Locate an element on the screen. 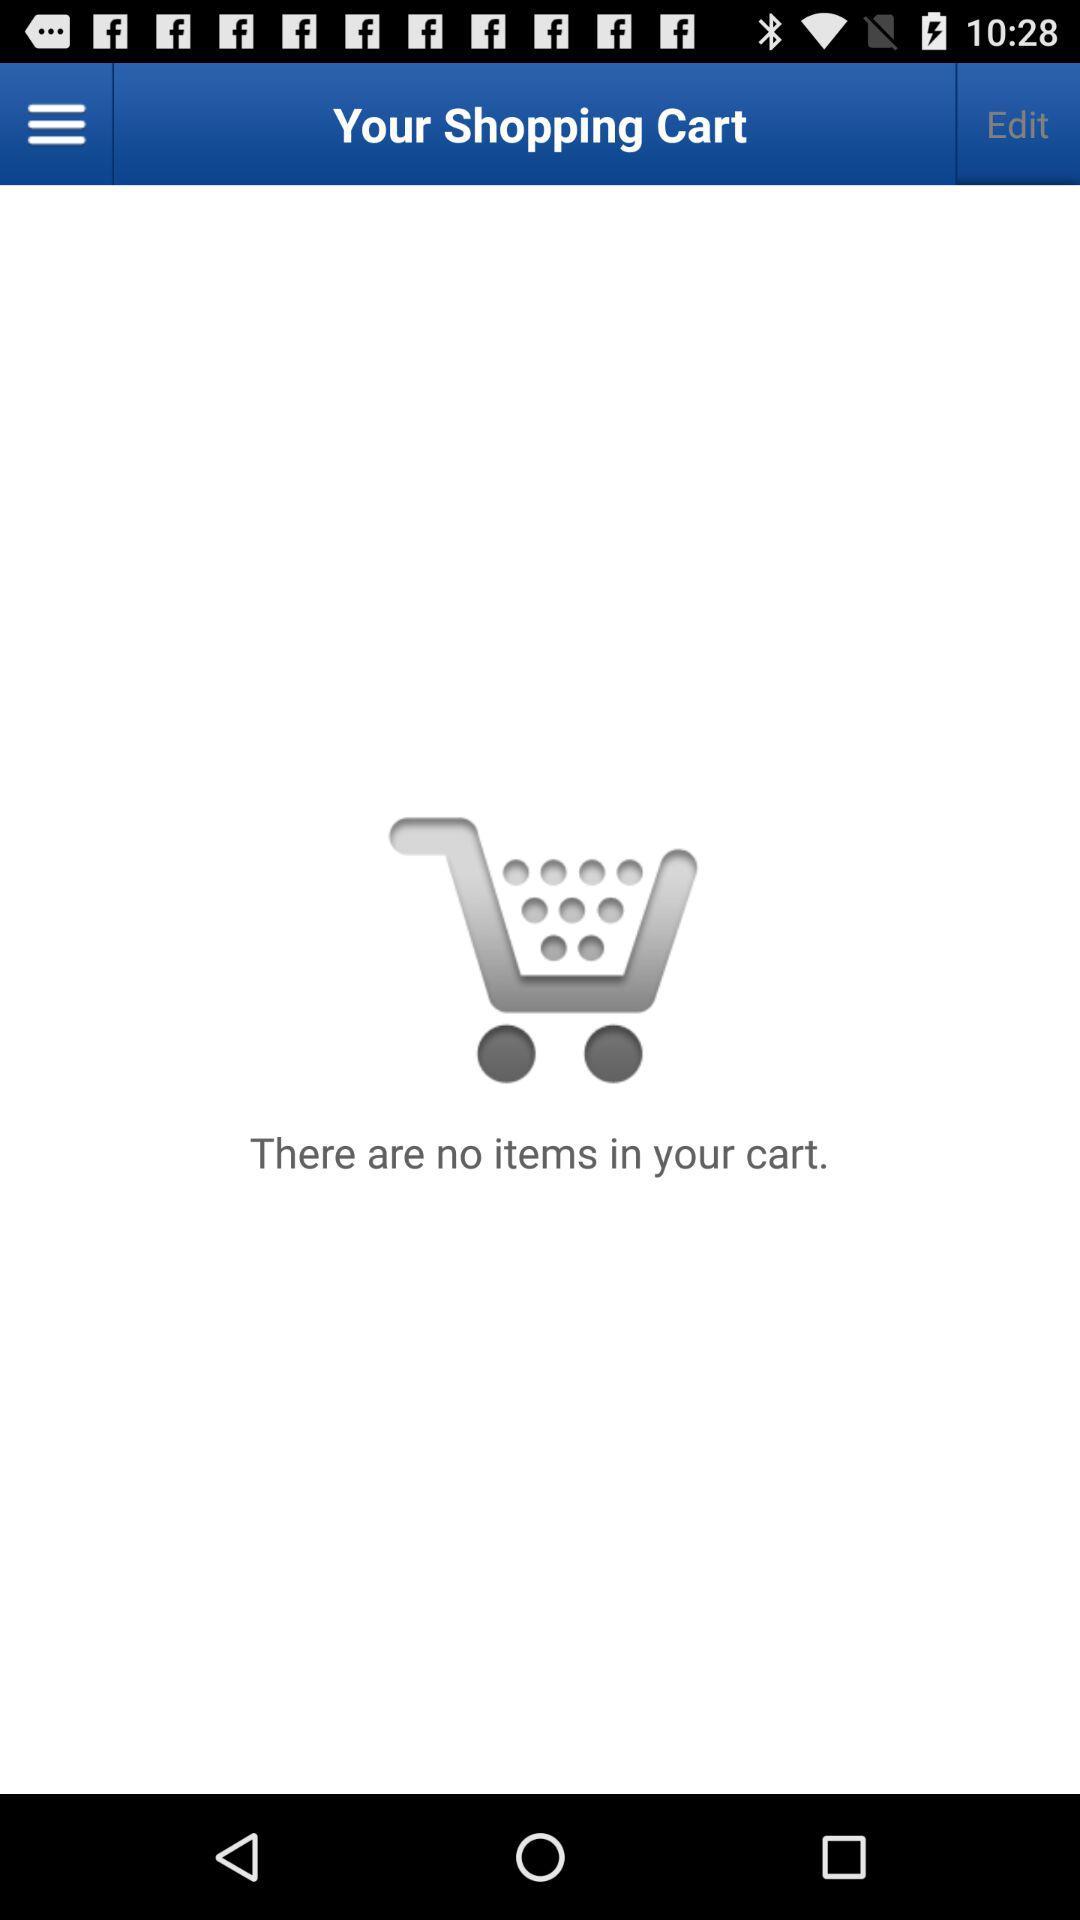  the item to the left of edit is located at coordinates (56, 123).